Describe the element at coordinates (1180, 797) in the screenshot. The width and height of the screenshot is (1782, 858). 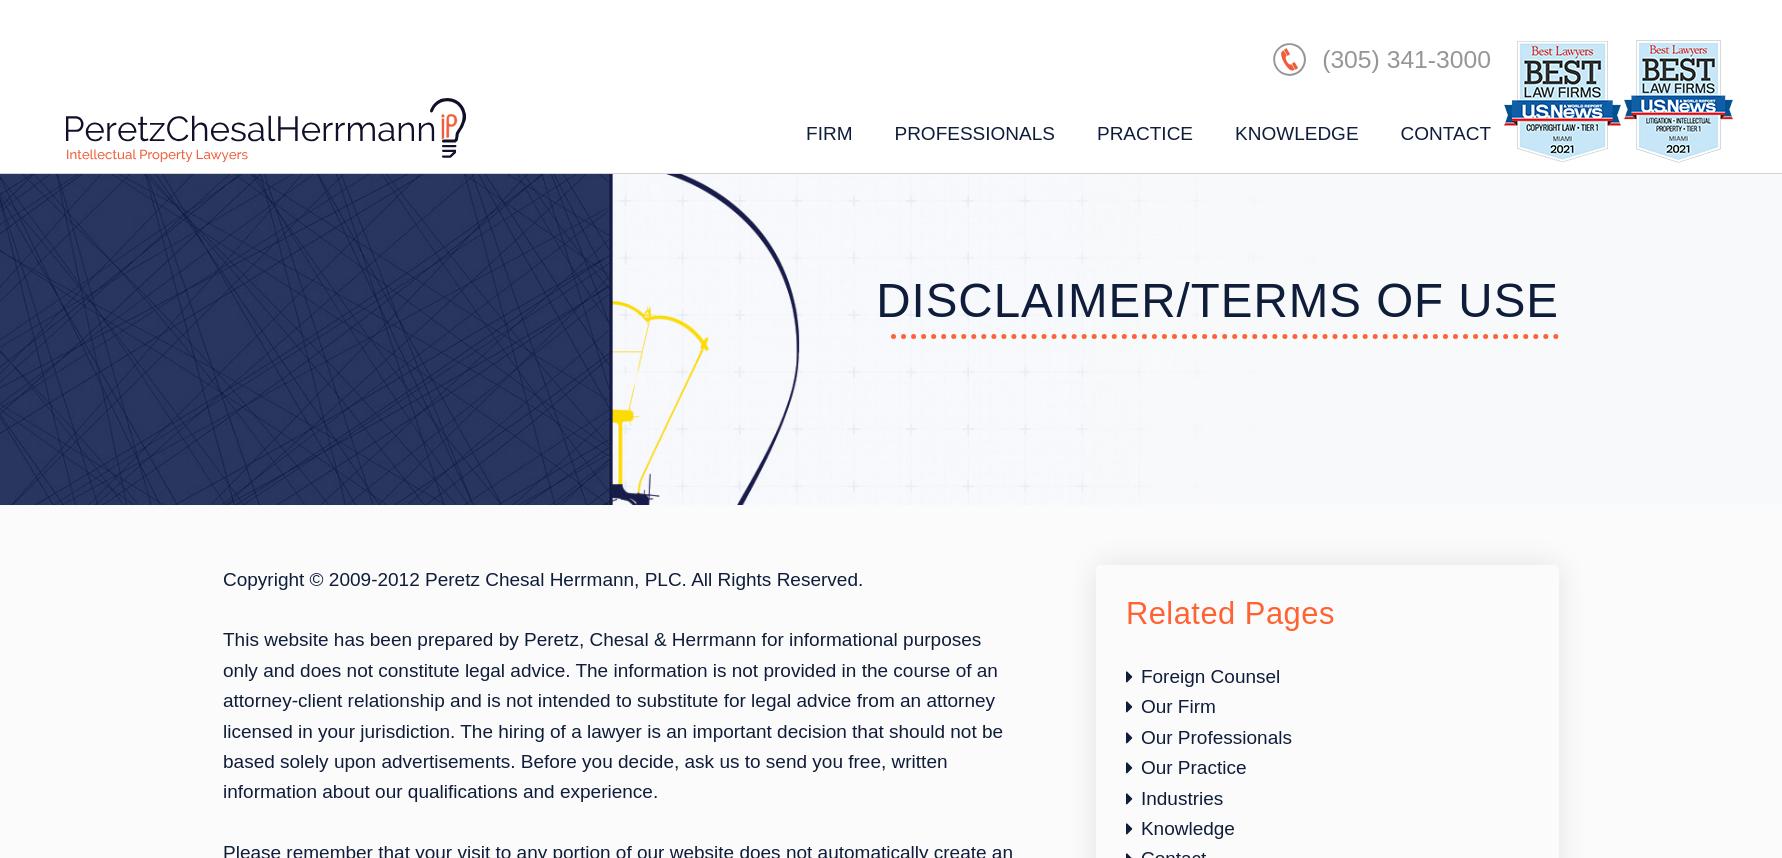
I see `'Industries'` at that location.